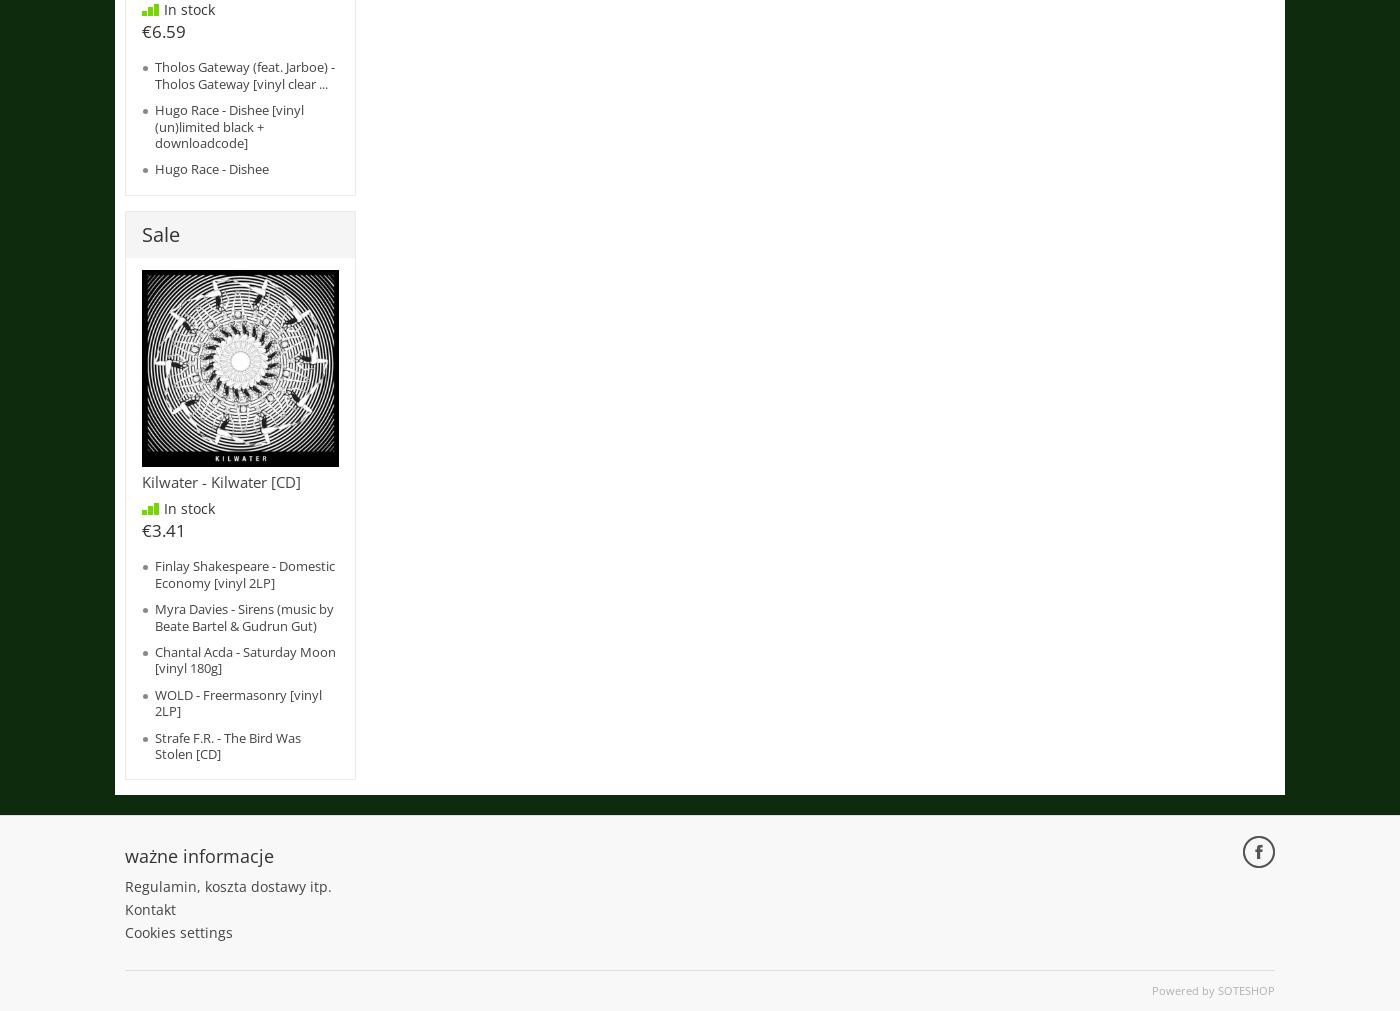 The height and width of the screenshot is (1011, 1400). I want to click on 'Hugo Race - Dishee [vinyl (un)limited black + downloadcode]', so click(229, 124).